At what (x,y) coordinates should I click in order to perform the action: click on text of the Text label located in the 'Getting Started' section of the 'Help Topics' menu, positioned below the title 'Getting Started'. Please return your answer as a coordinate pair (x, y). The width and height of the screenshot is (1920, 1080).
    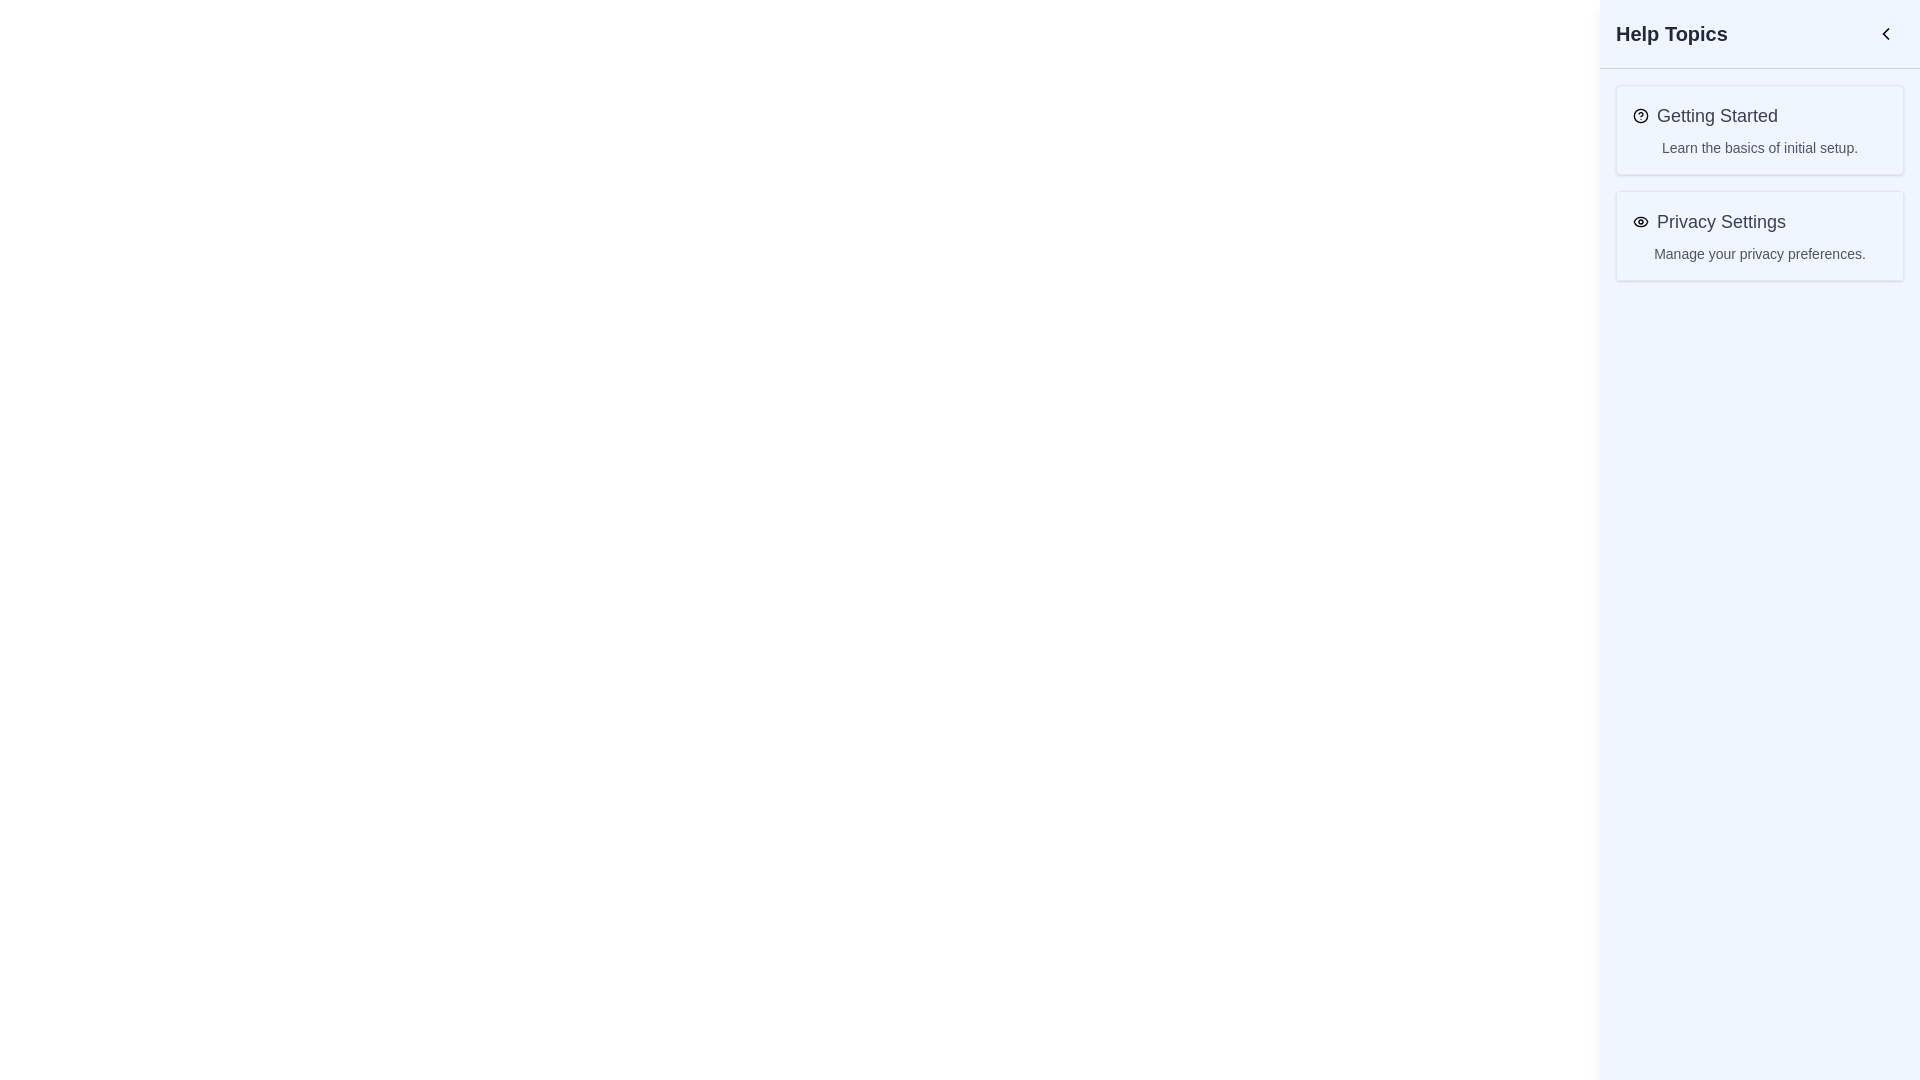
    Looking at the image, I should click on (1760, 146).